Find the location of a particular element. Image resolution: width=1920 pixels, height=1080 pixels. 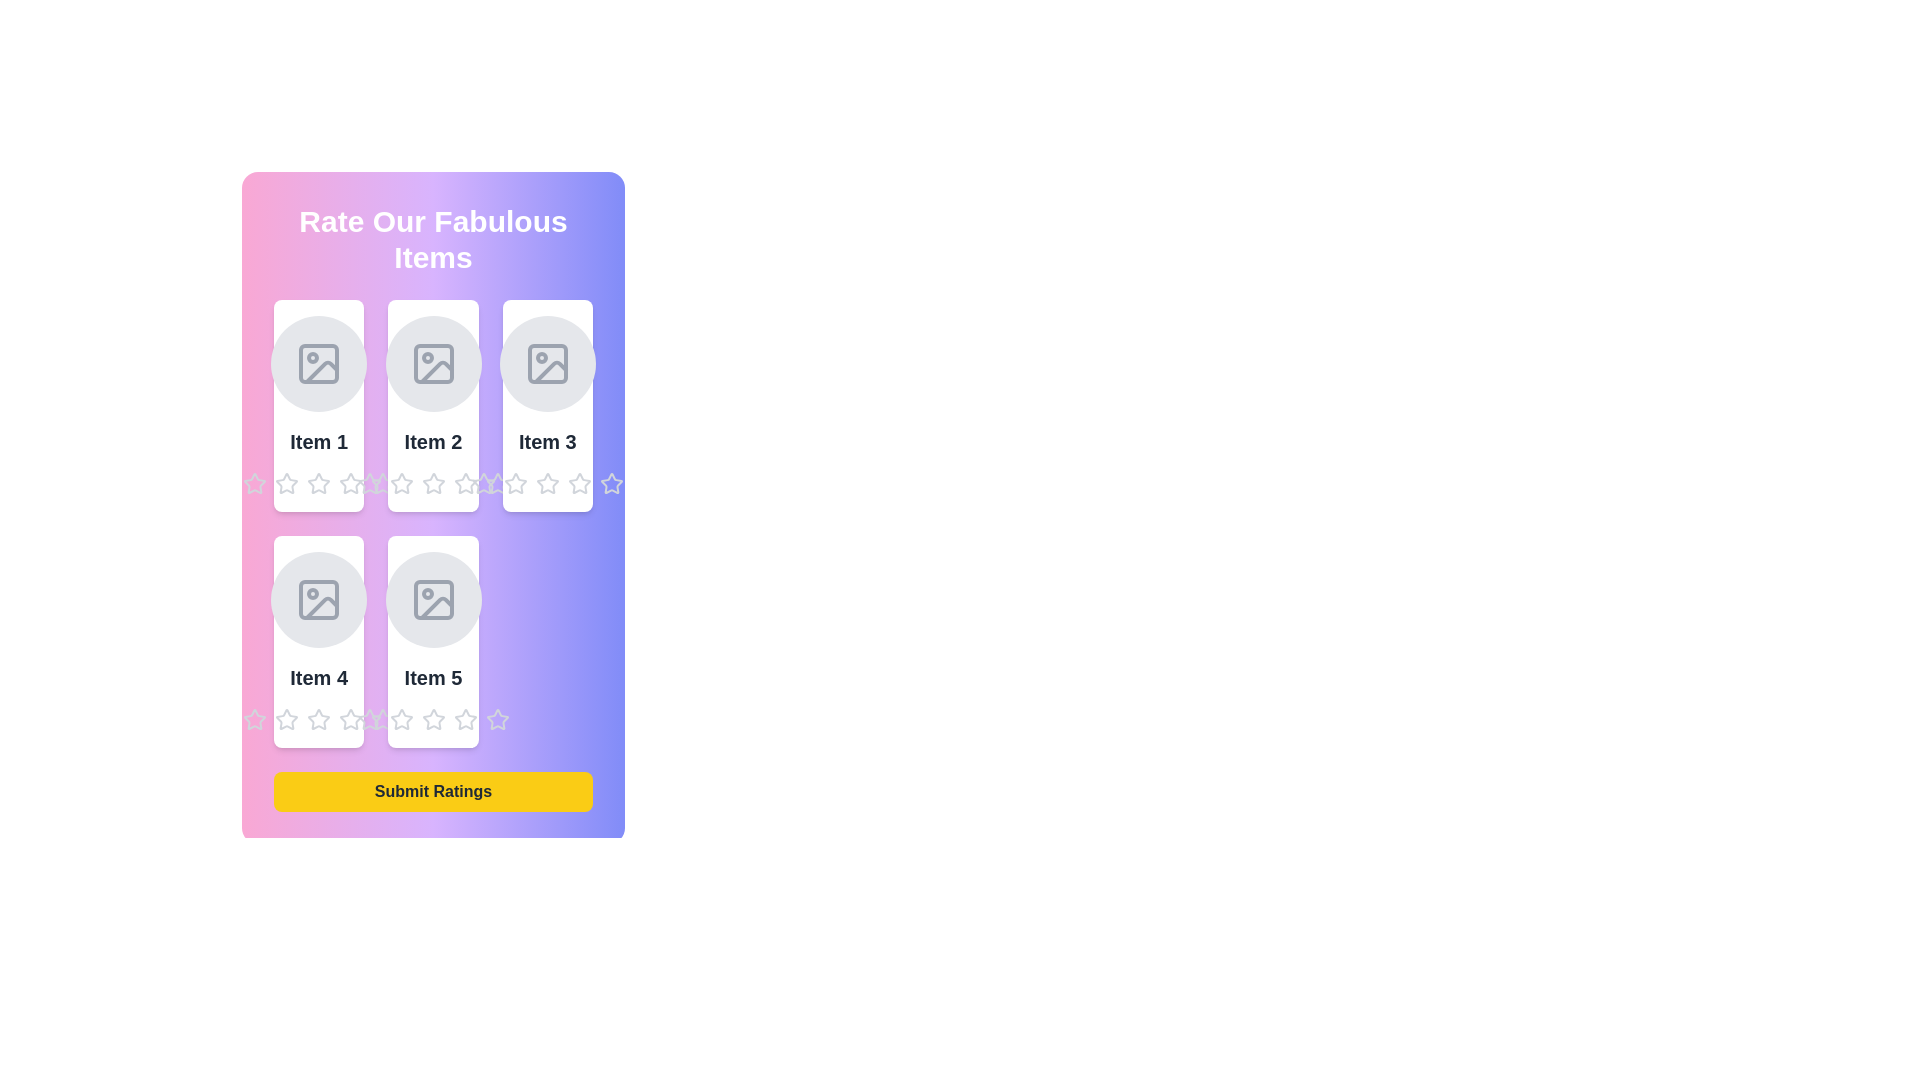

the 'Submit Ratings' button to see the hover effect is located at coordinates (432, 790).